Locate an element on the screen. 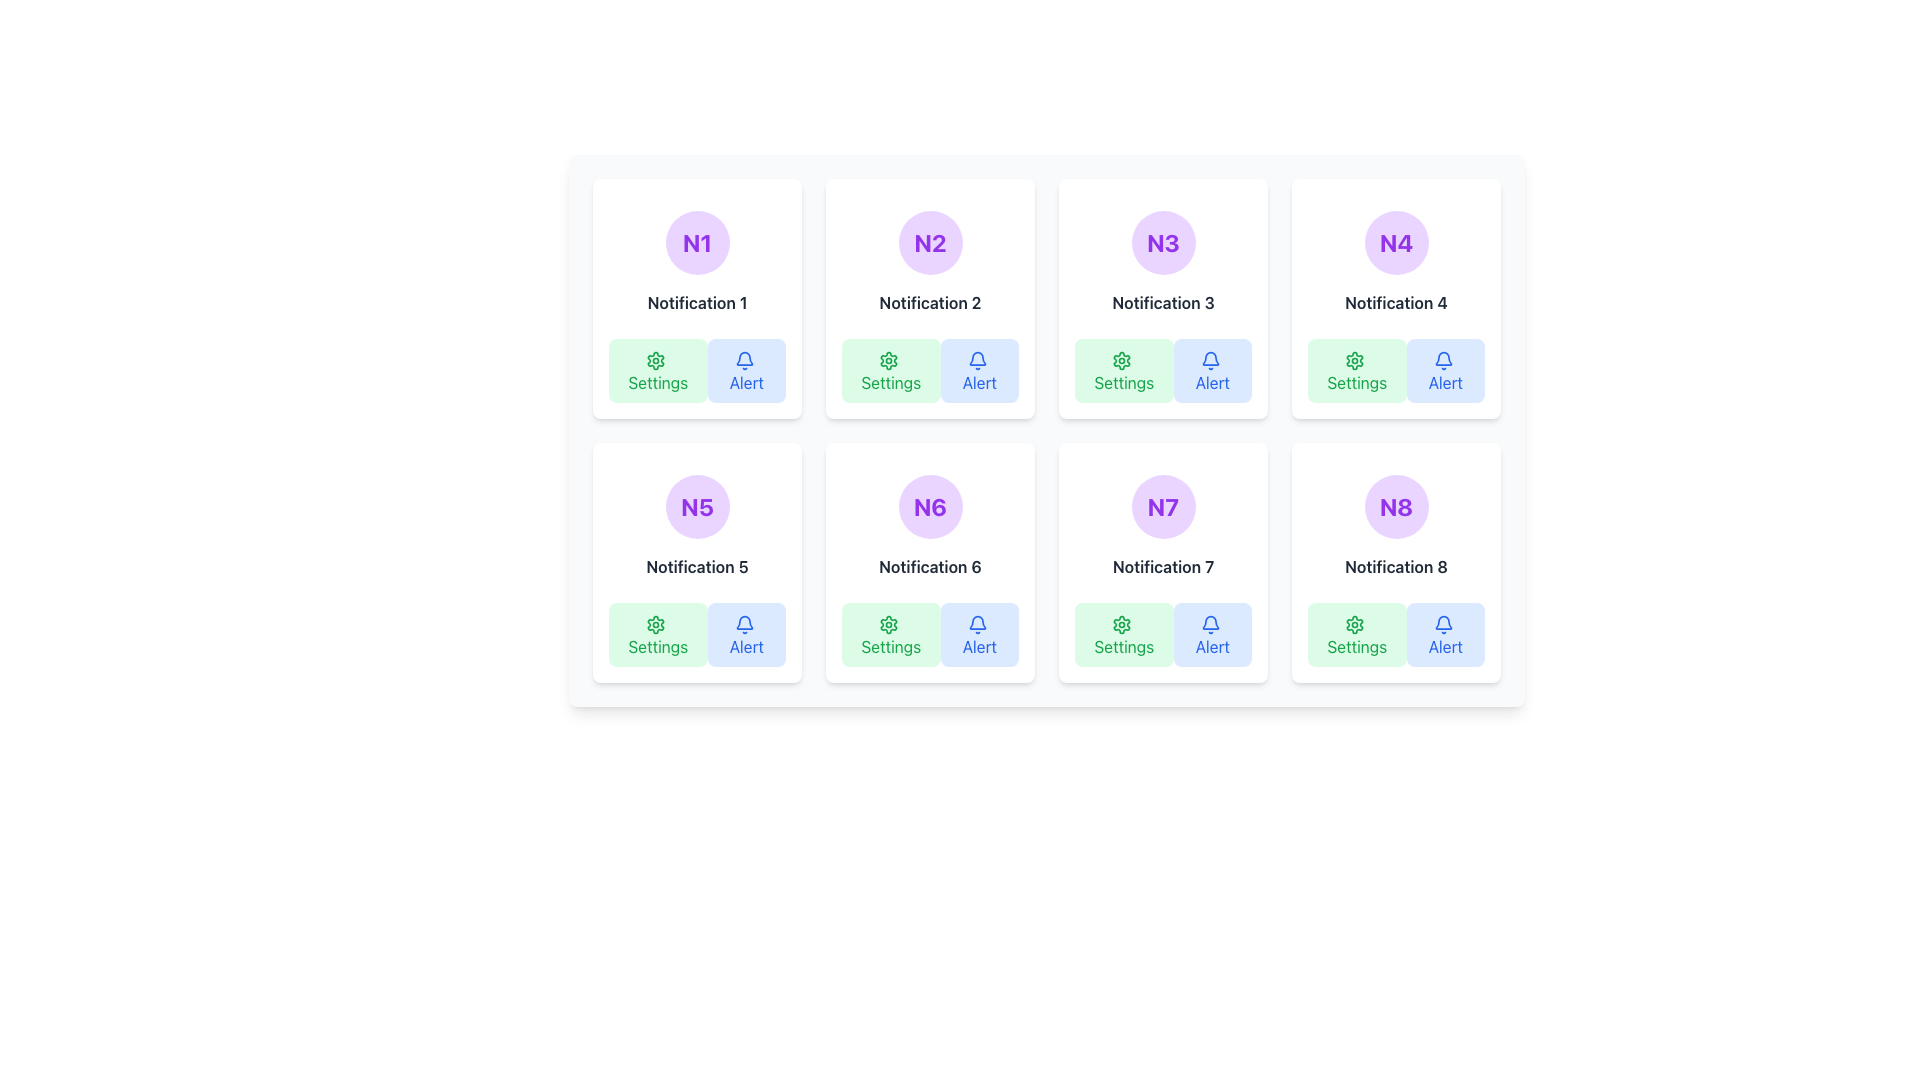  the left button in the 'Settings' and 'Alert' button pair below the 'Notification 2' section is located at coordinates (890, 370).